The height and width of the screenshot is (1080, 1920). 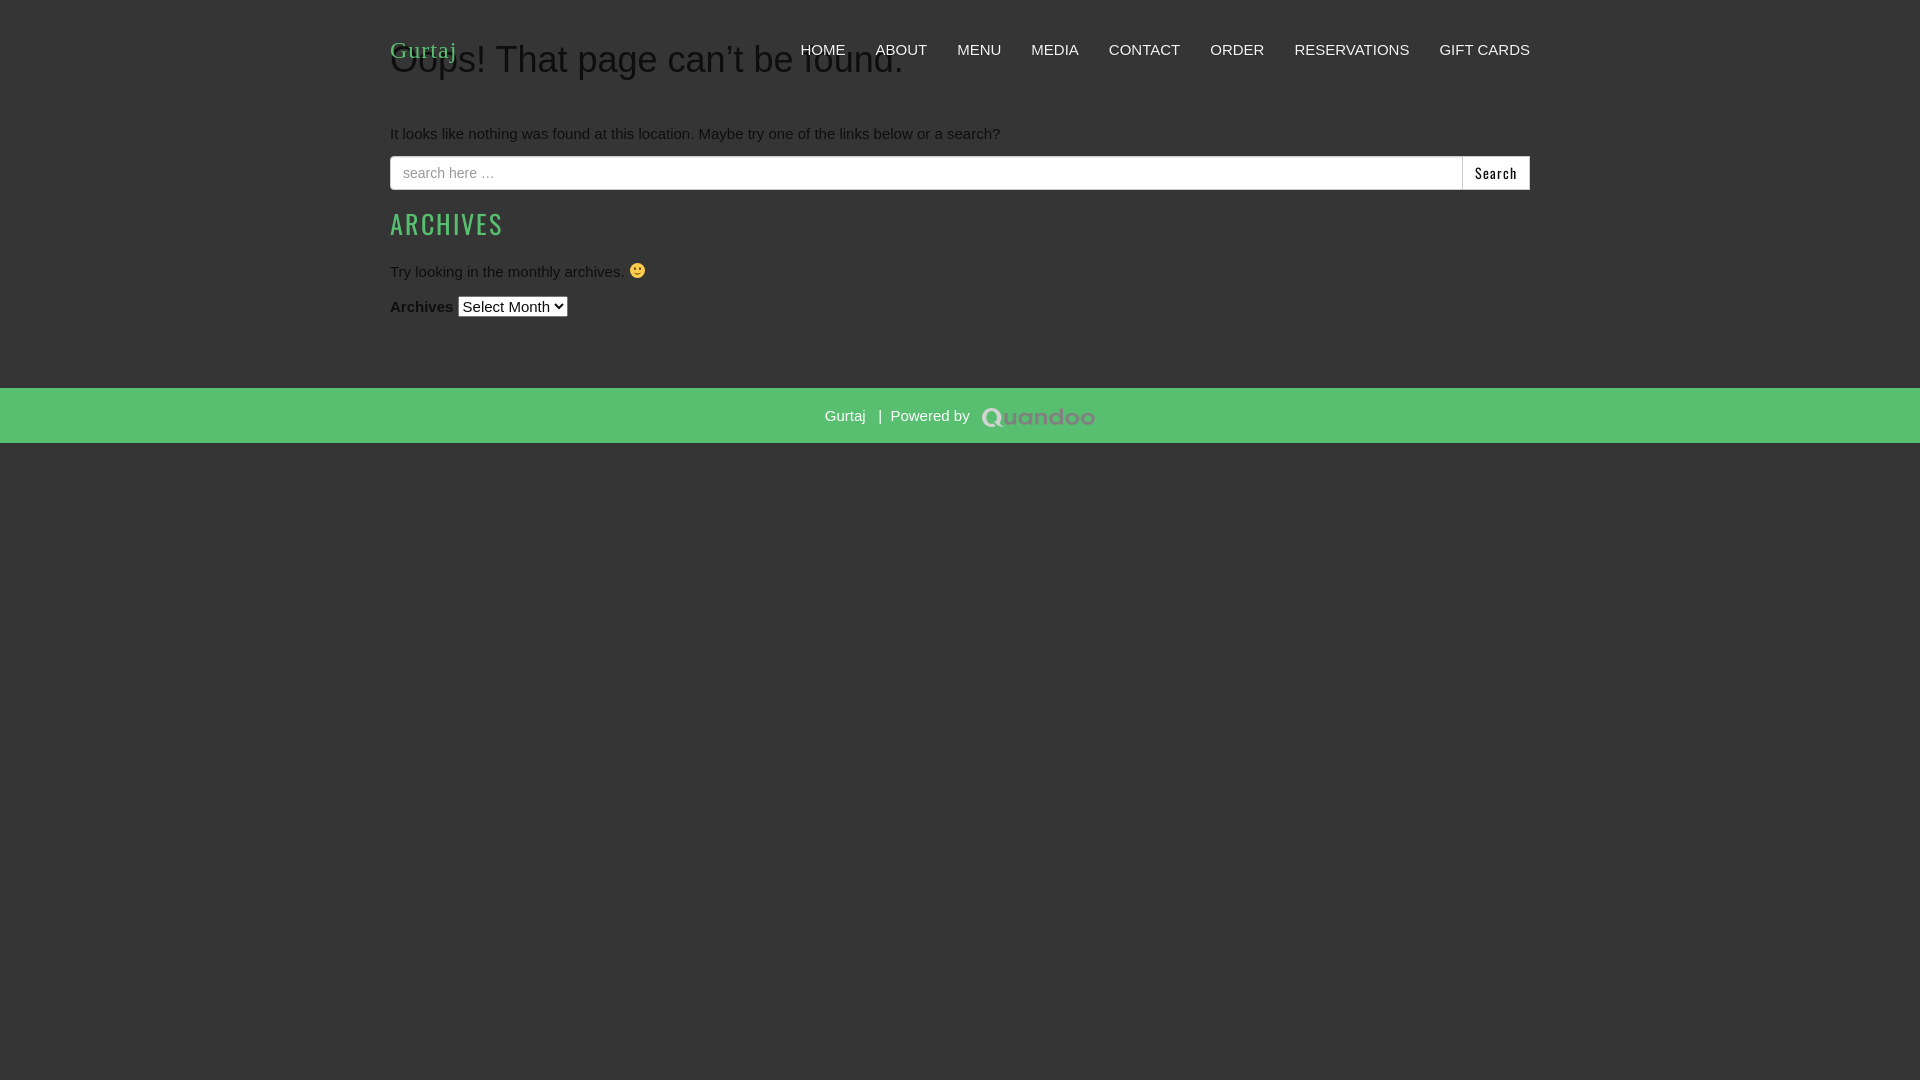 I want to click on 'ABOUT', so click(x=900, y=49).